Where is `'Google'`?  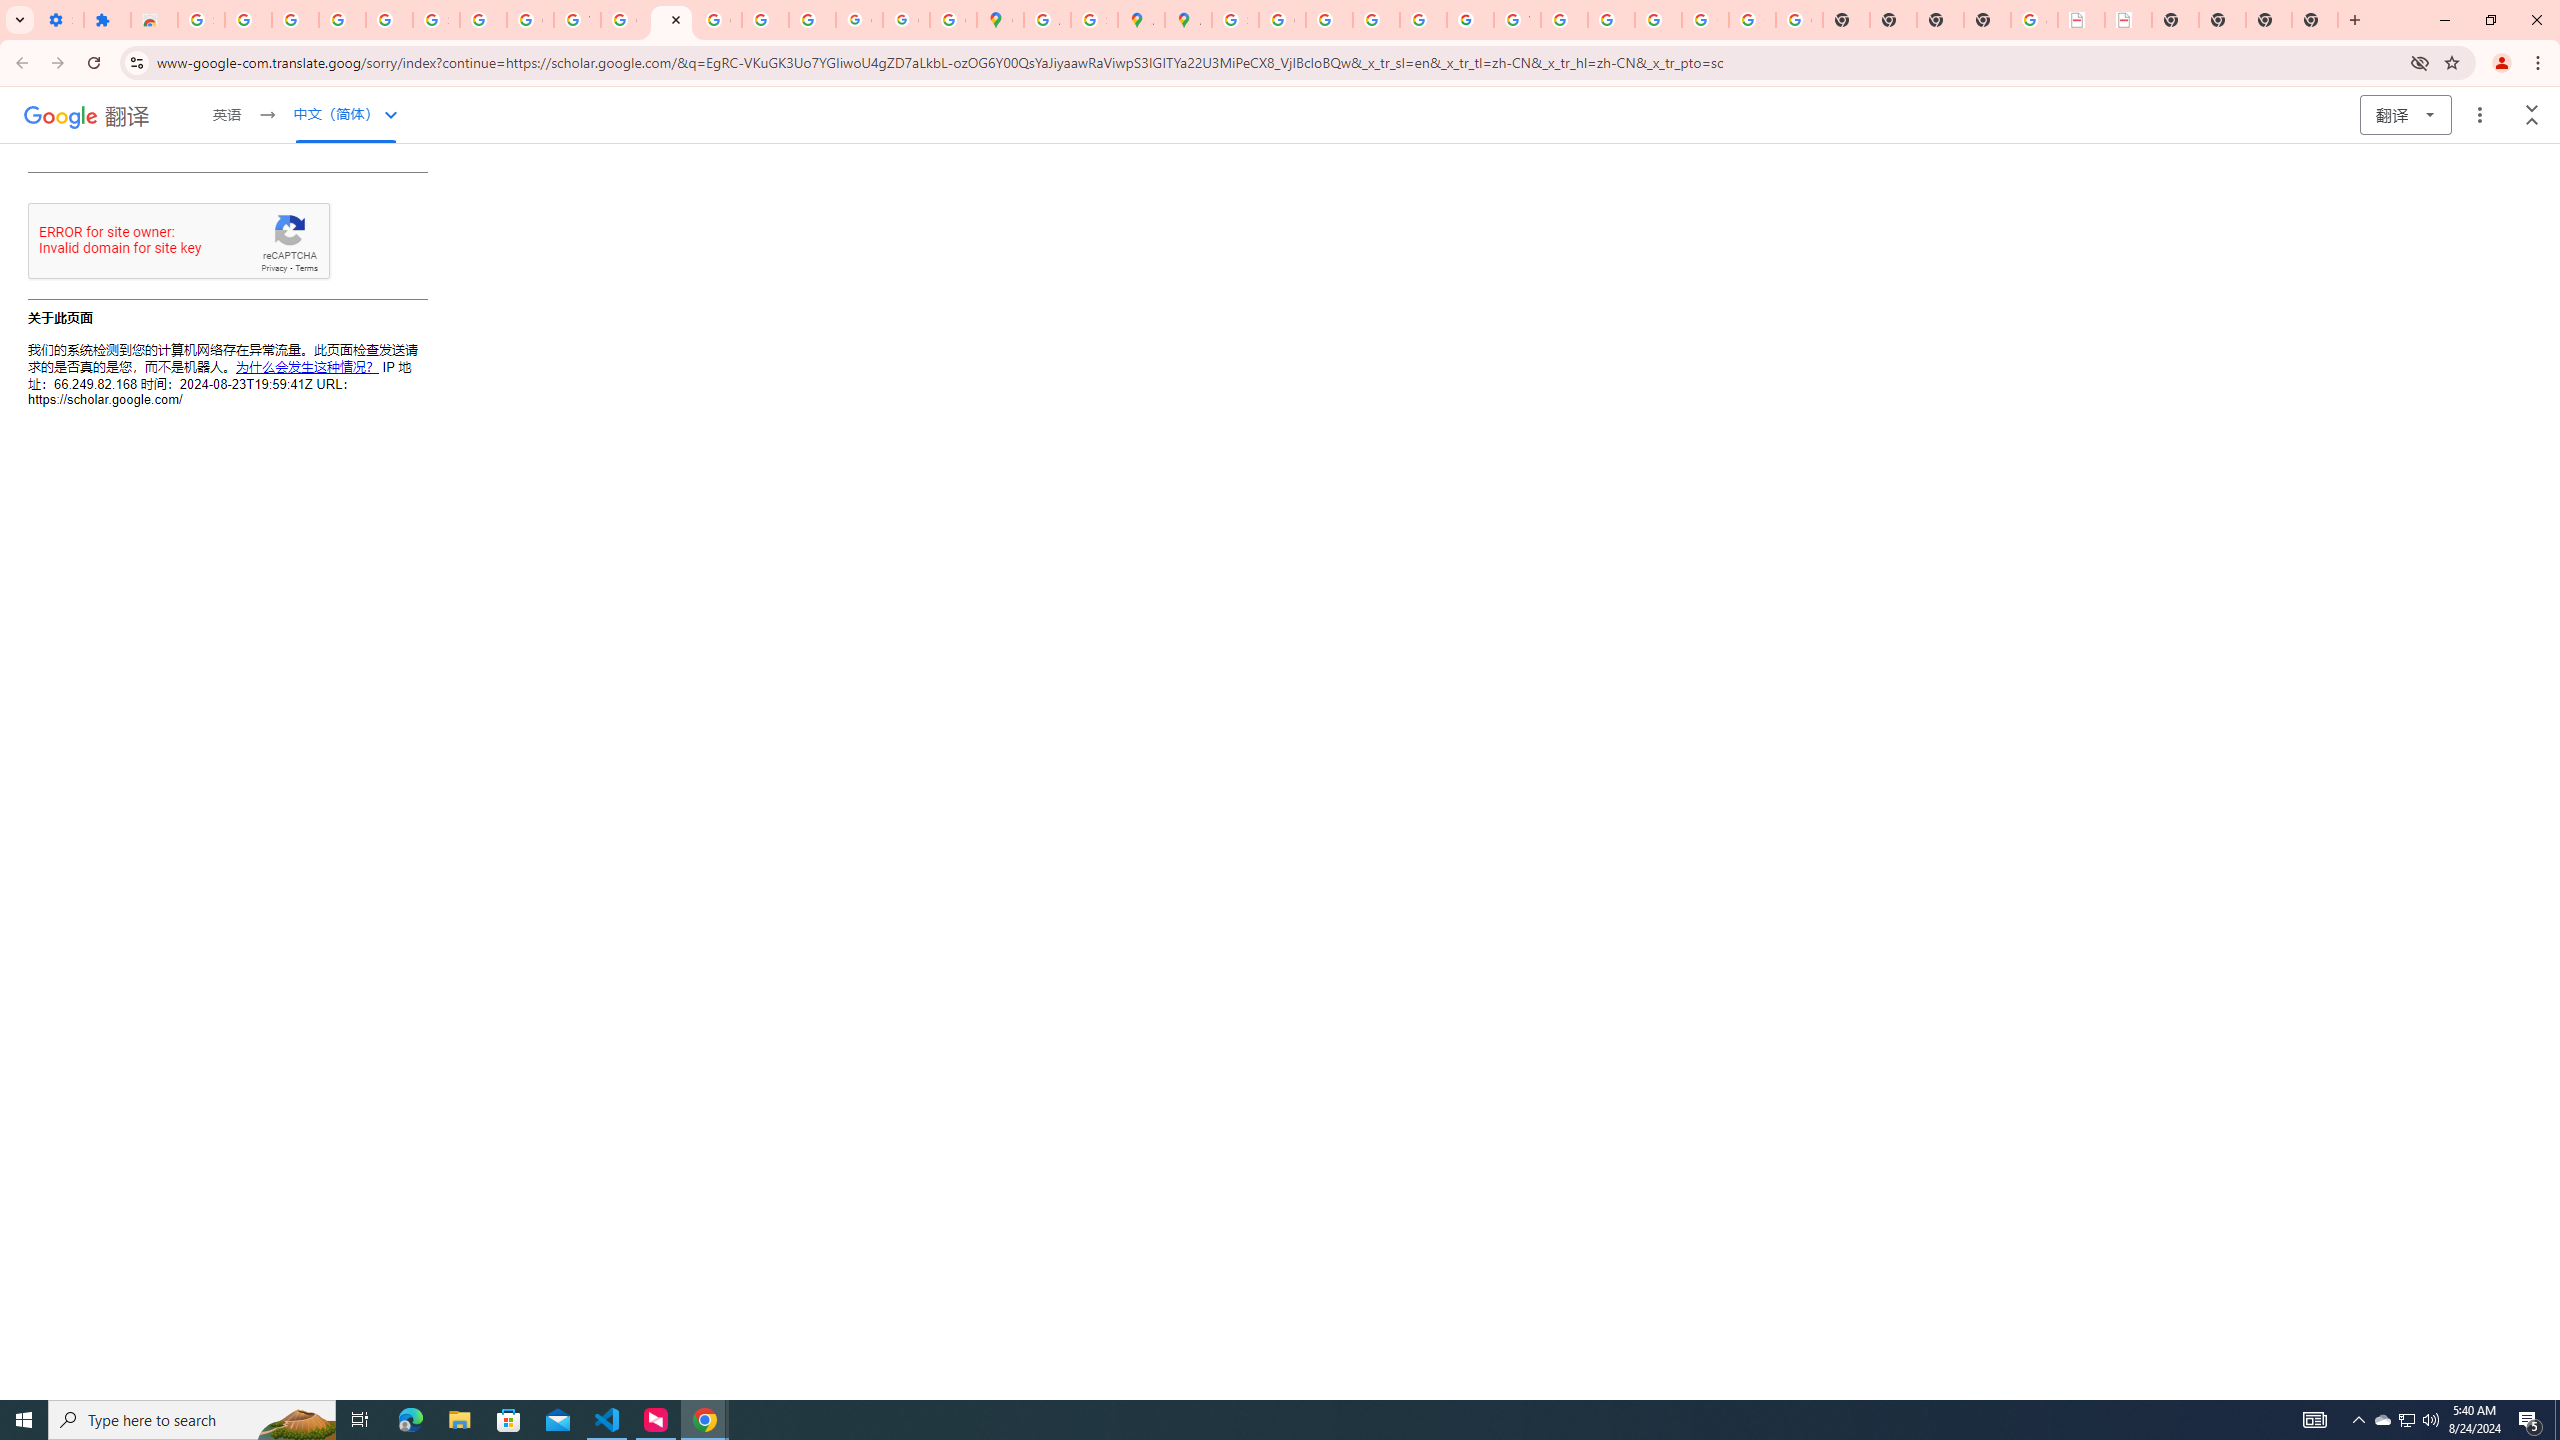
'Google' is located at coordinates (60, 115).